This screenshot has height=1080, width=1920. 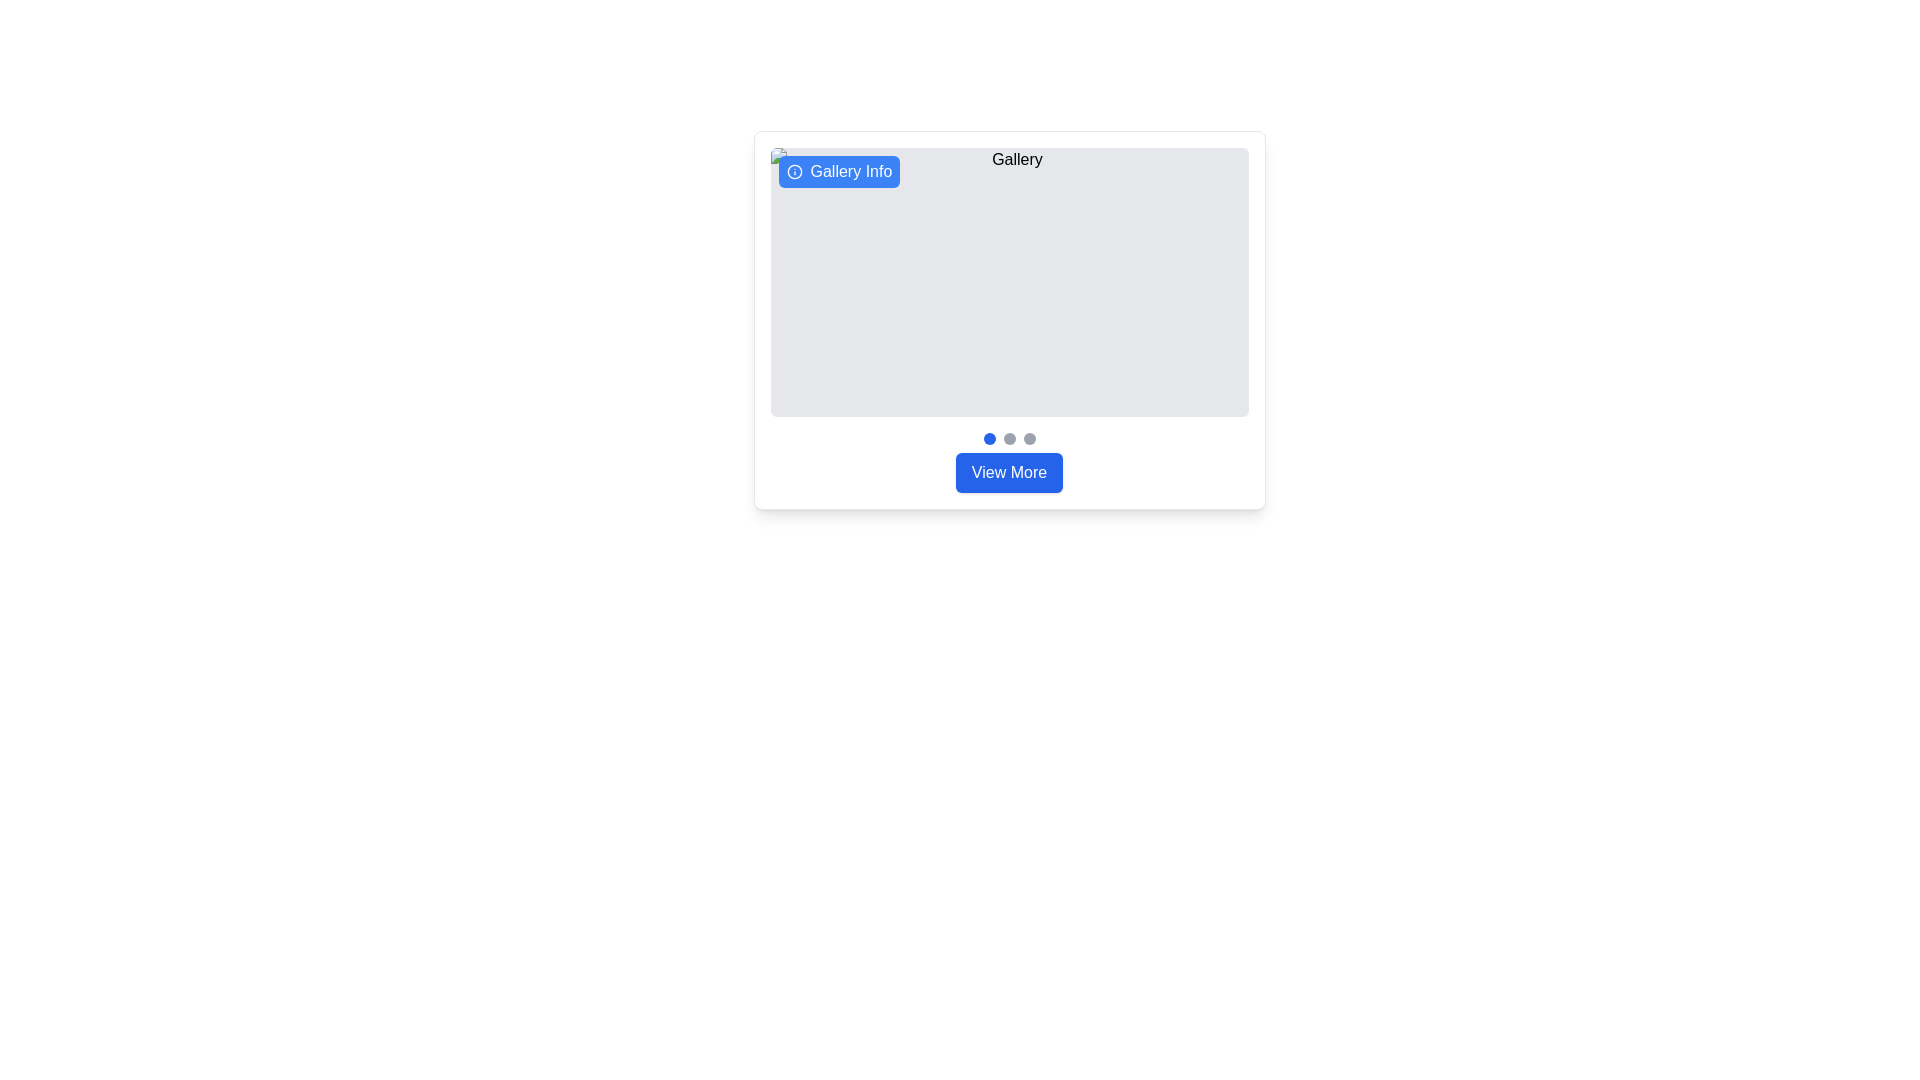 I want to click on the 'Gallery Info' text label, which is styled with a white font on a blue background and located within a rounded rectangular badge in the top-left corner of the gallery area, so click(x=851, y=171).